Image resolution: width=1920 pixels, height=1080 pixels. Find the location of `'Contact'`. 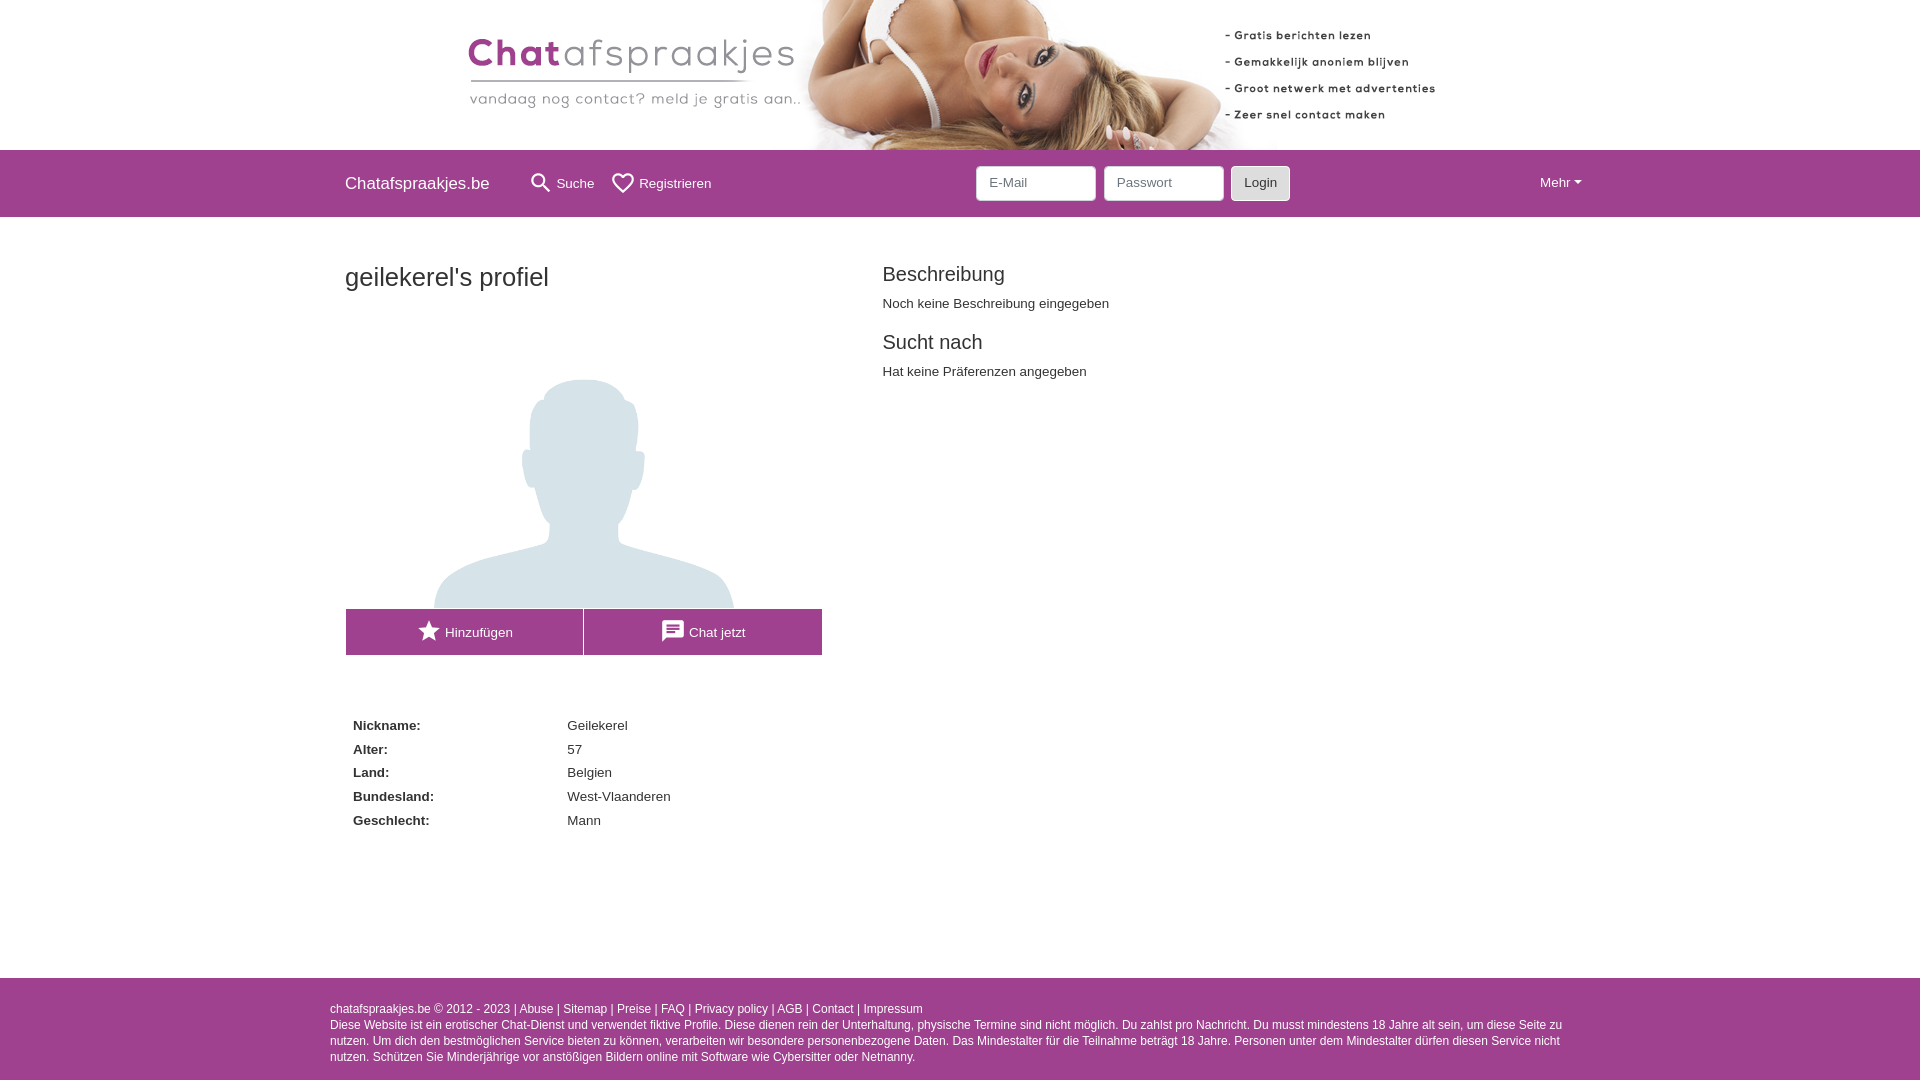

'Contact' is located at coordinates (832, 1009).